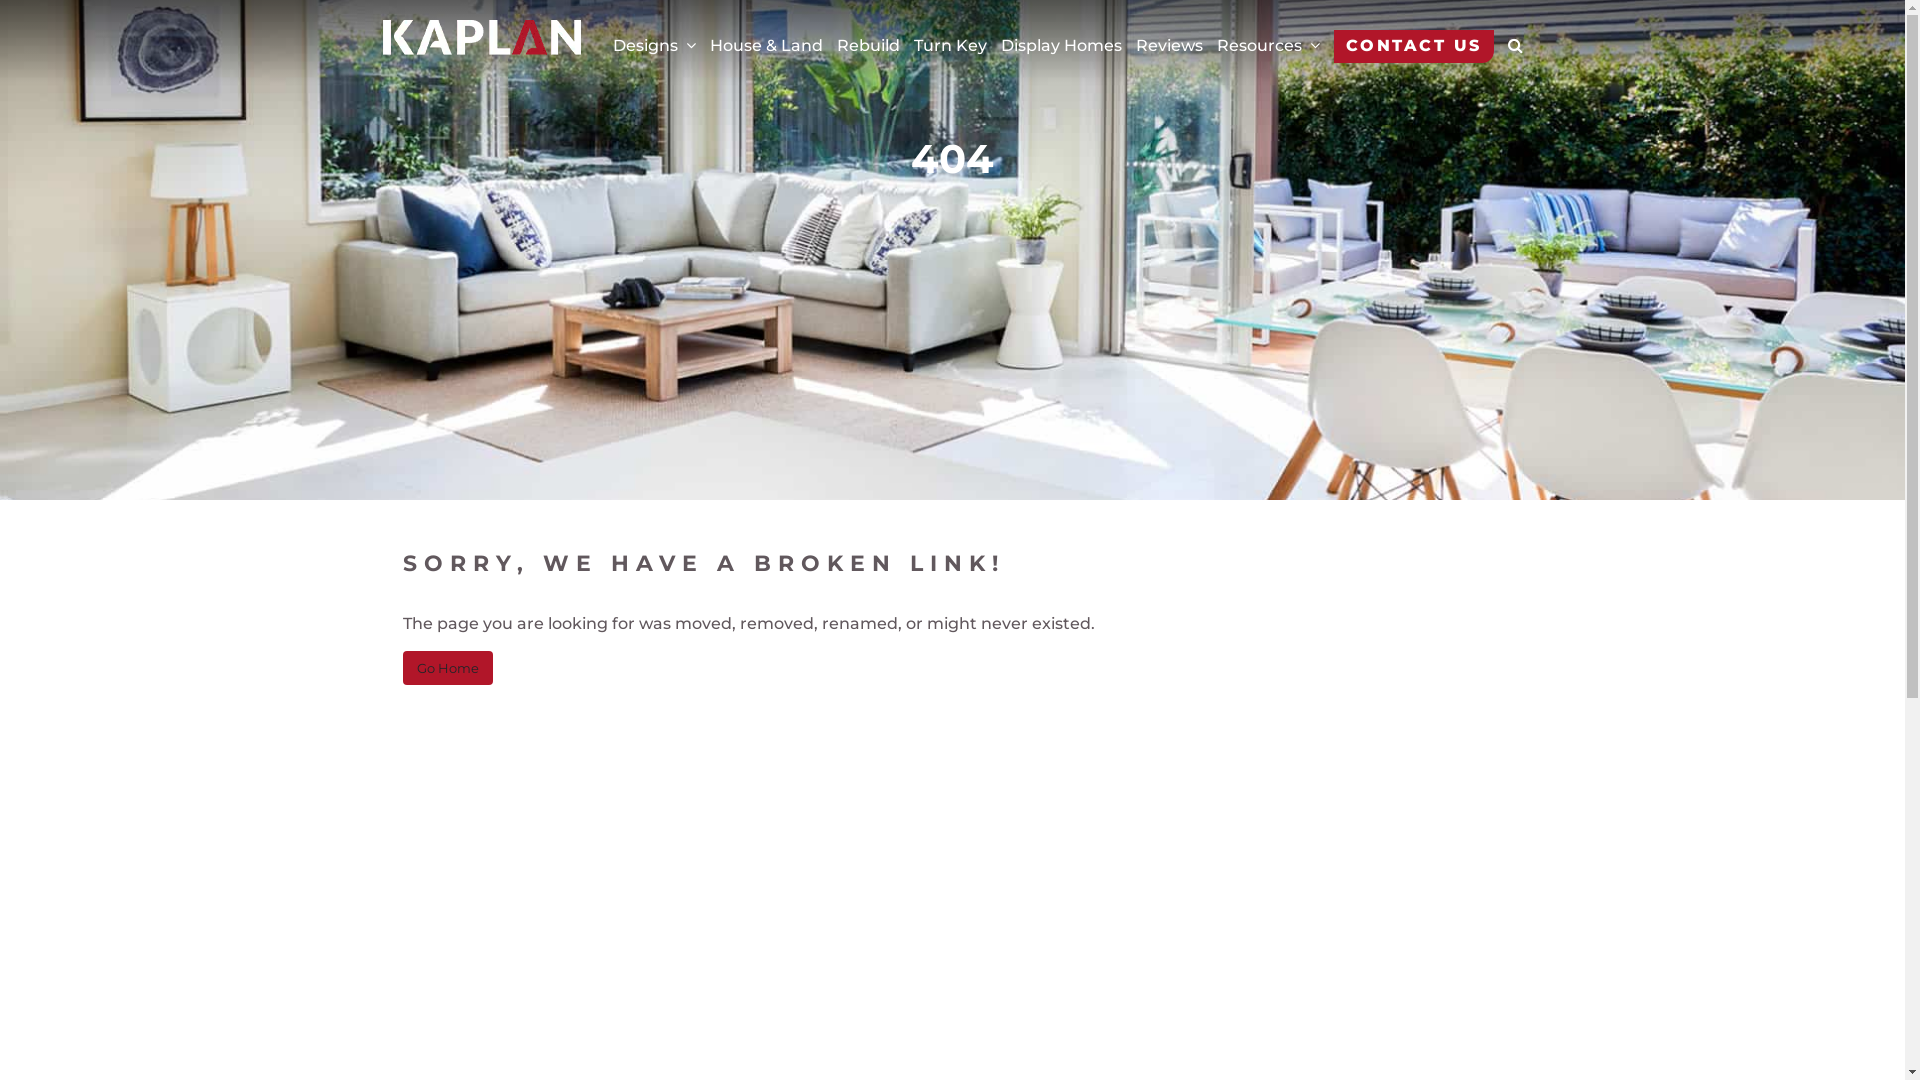 This screenshot has height=1080, width=1920. What do you see at coordinates (710, 45) in the screenshot?
I see `'House & Land'` at bounding box center [710, 45].